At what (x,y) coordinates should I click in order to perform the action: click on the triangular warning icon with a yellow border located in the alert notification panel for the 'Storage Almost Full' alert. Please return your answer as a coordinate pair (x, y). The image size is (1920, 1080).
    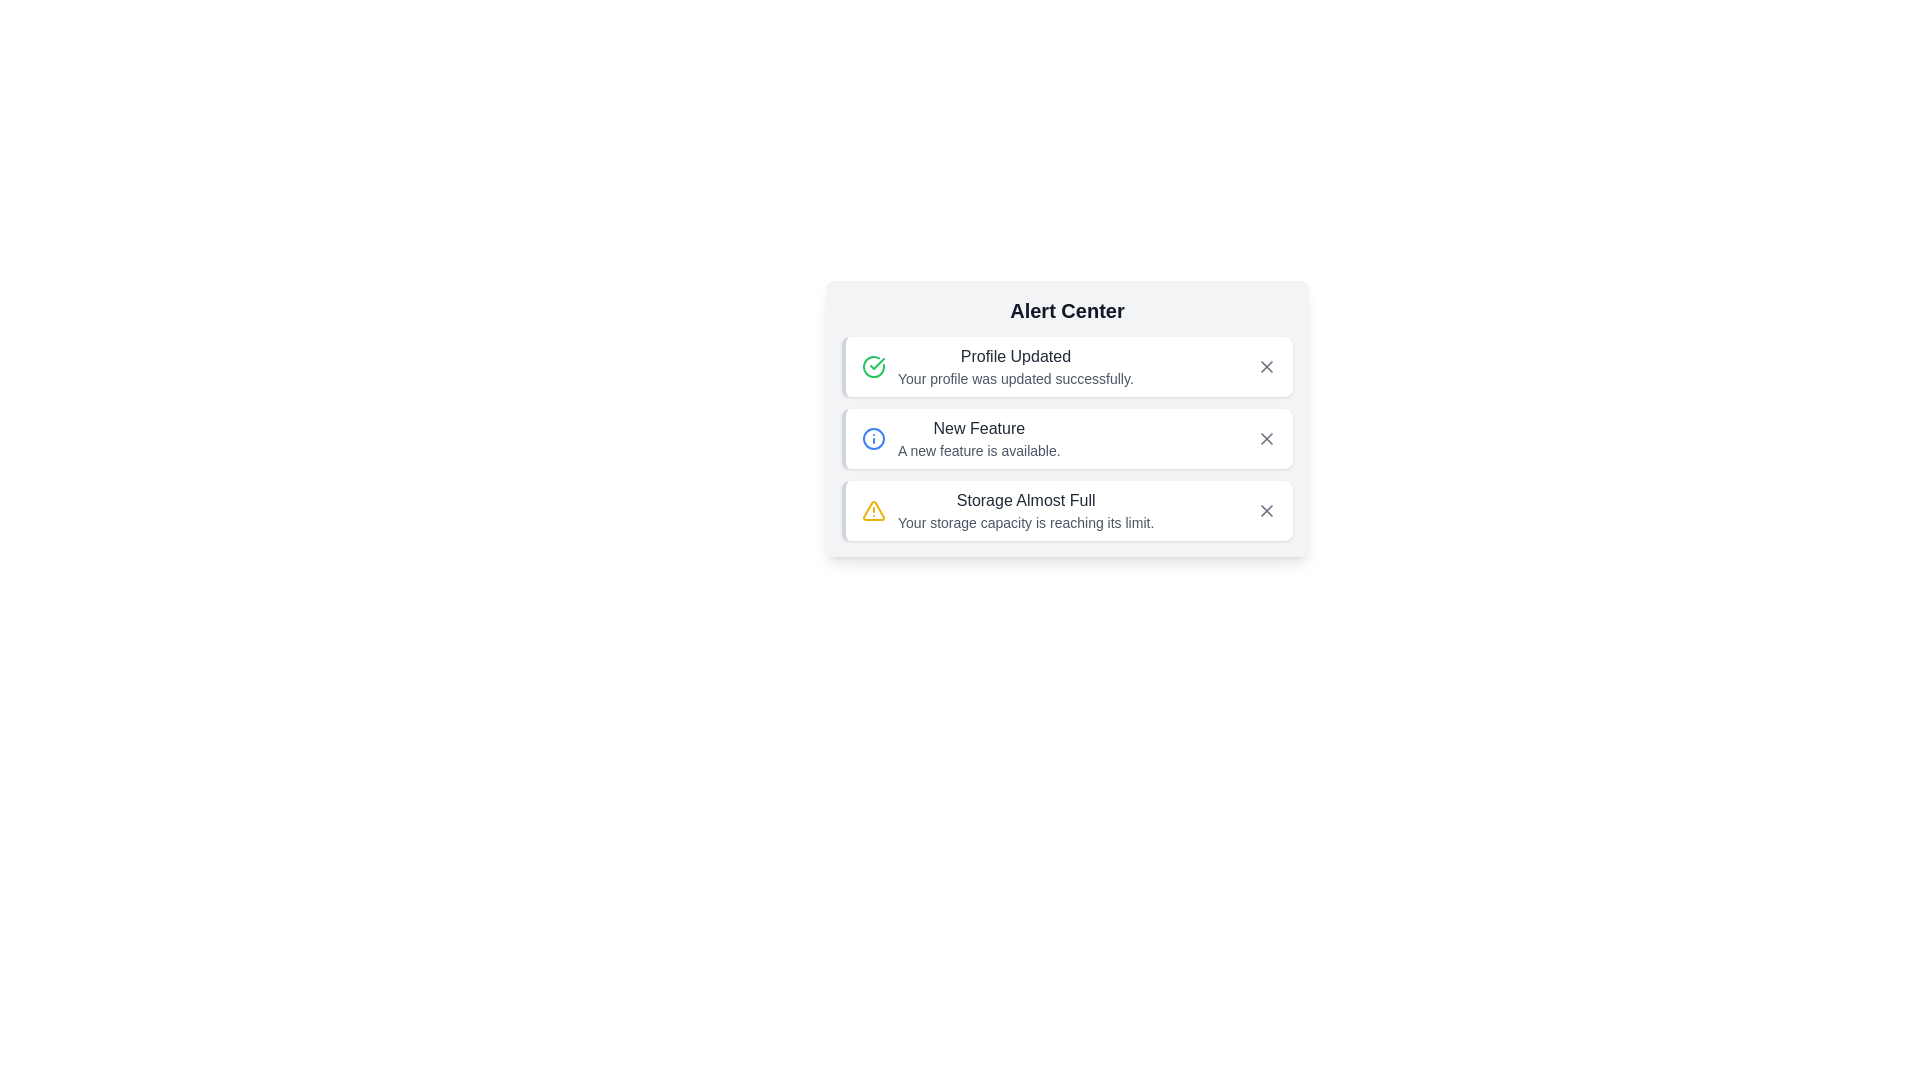
    Looking at the image, I should click on (873, 509).